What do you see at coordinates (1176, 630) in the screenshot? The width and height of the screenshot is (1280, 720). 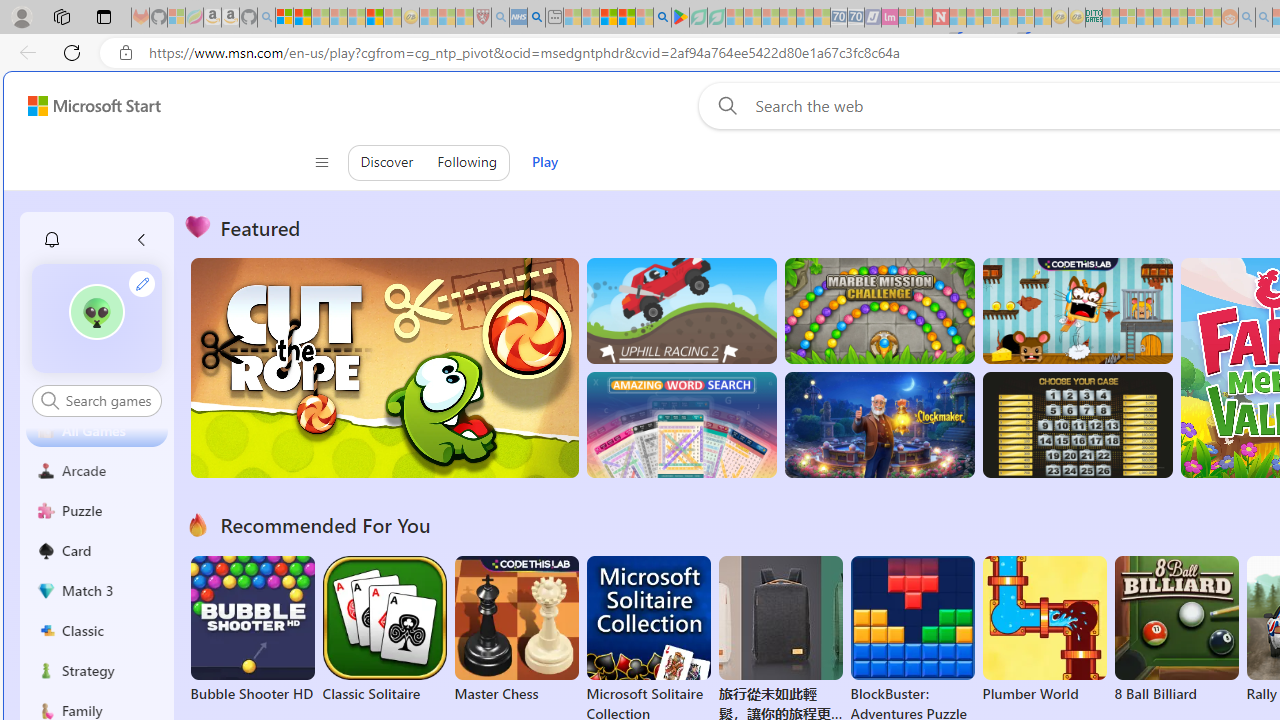 I see `'8 Ball Billiard'` at bounding box center [1176, 630].